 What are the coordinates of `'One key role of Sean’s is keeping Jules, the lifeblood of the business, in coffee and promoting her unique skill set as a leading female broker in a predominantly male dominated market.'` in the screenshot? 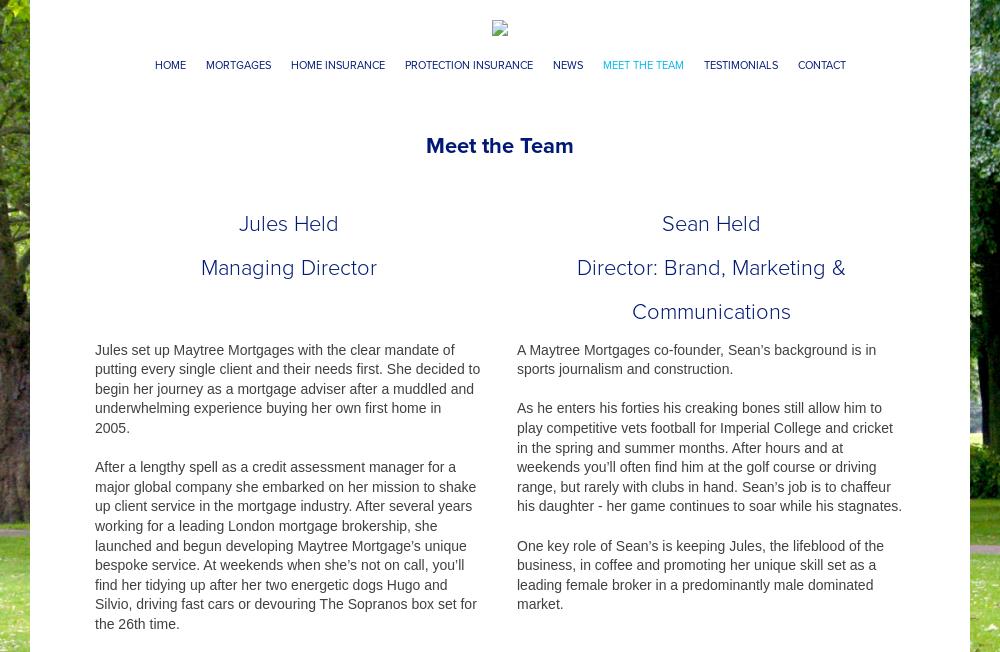 It's located at (701, 573).